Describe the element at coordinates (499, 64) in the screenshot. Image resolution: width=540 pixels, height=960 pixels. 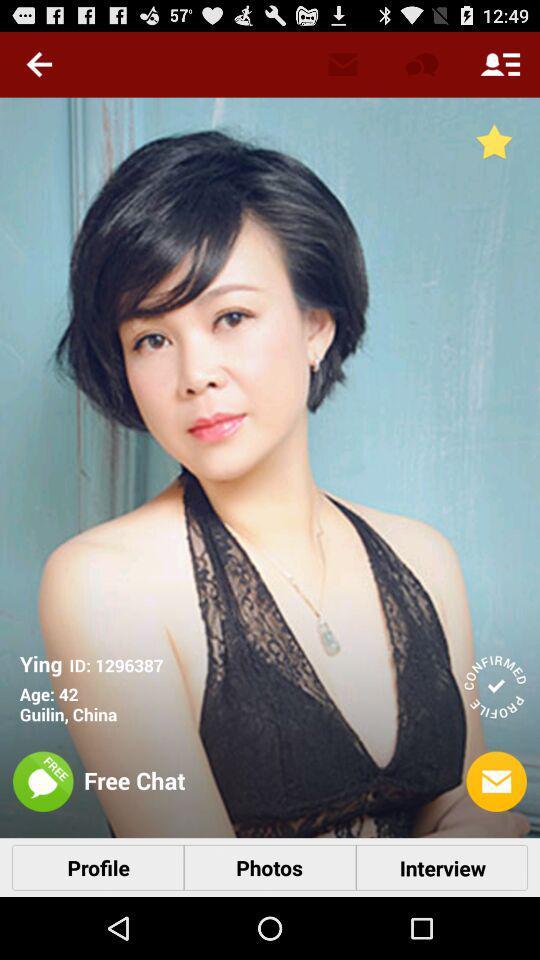
I see `the icon in the top right corner` at that location.